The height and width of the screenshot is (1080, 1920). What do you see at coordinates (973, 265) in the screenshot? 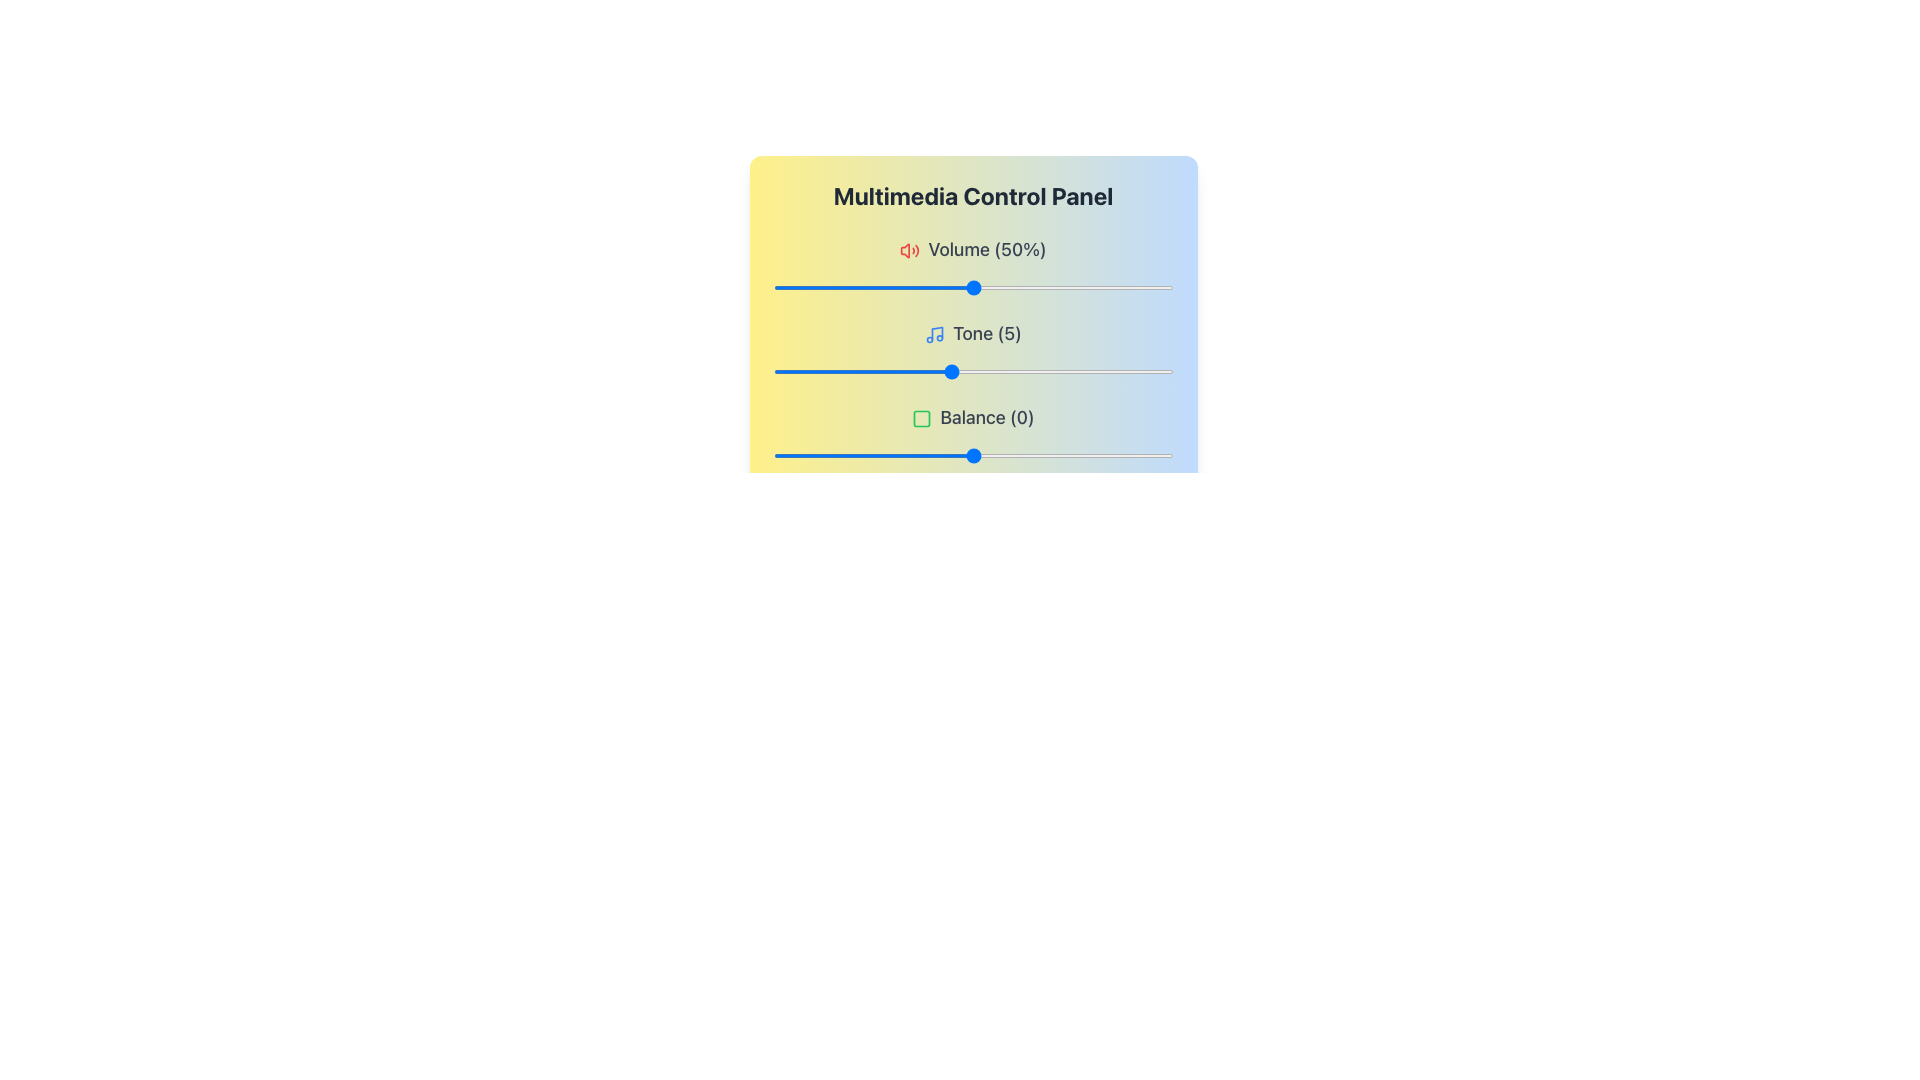
I see `the Volume control display located at the top of the 'Multimedia Control Panel'` at bounding box center [973, 265].